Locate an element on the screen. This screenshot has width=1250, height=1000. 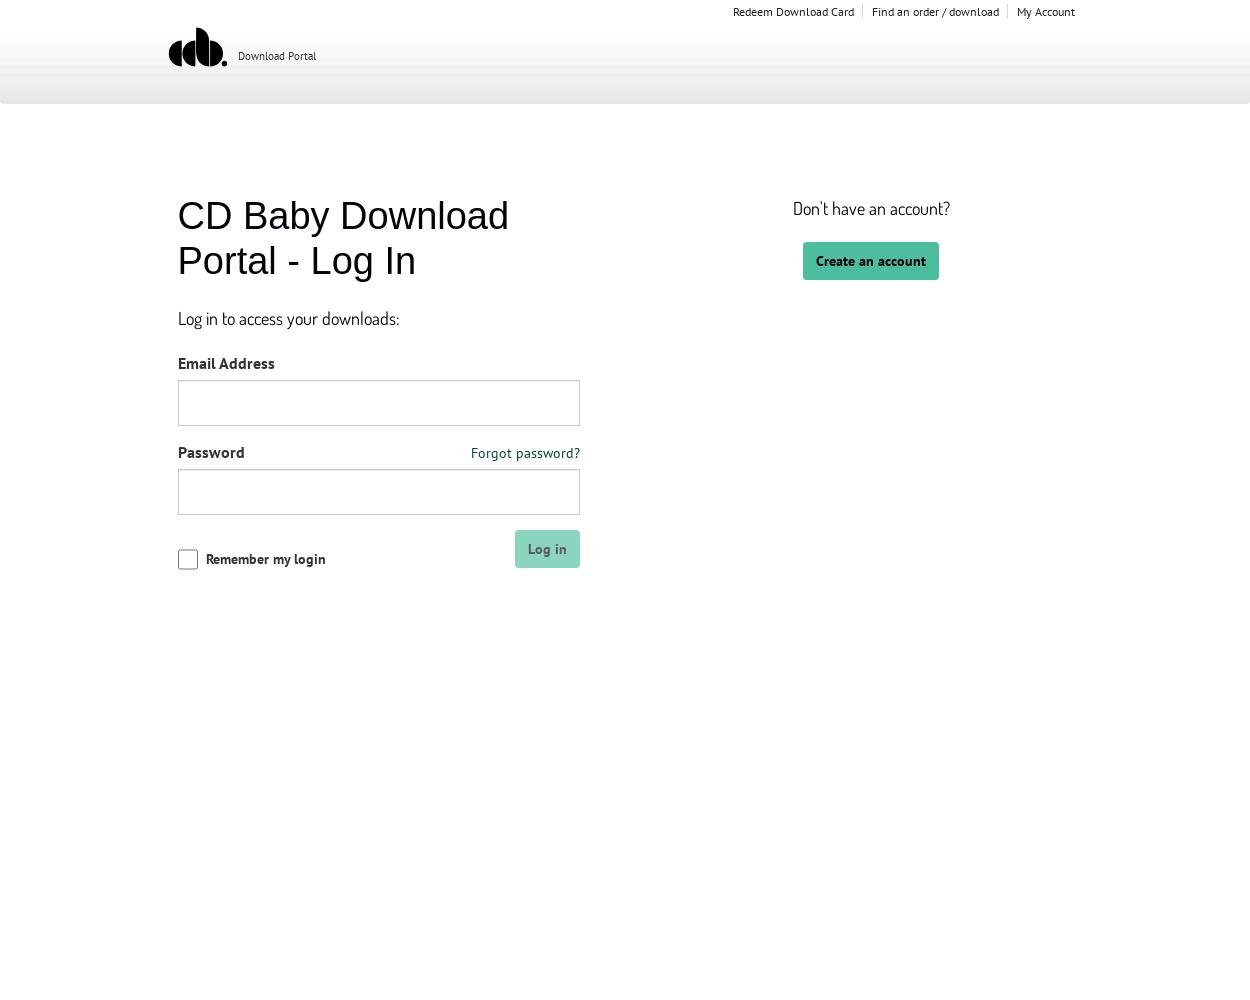
'Email Address' is located at coordinates (177, 362).